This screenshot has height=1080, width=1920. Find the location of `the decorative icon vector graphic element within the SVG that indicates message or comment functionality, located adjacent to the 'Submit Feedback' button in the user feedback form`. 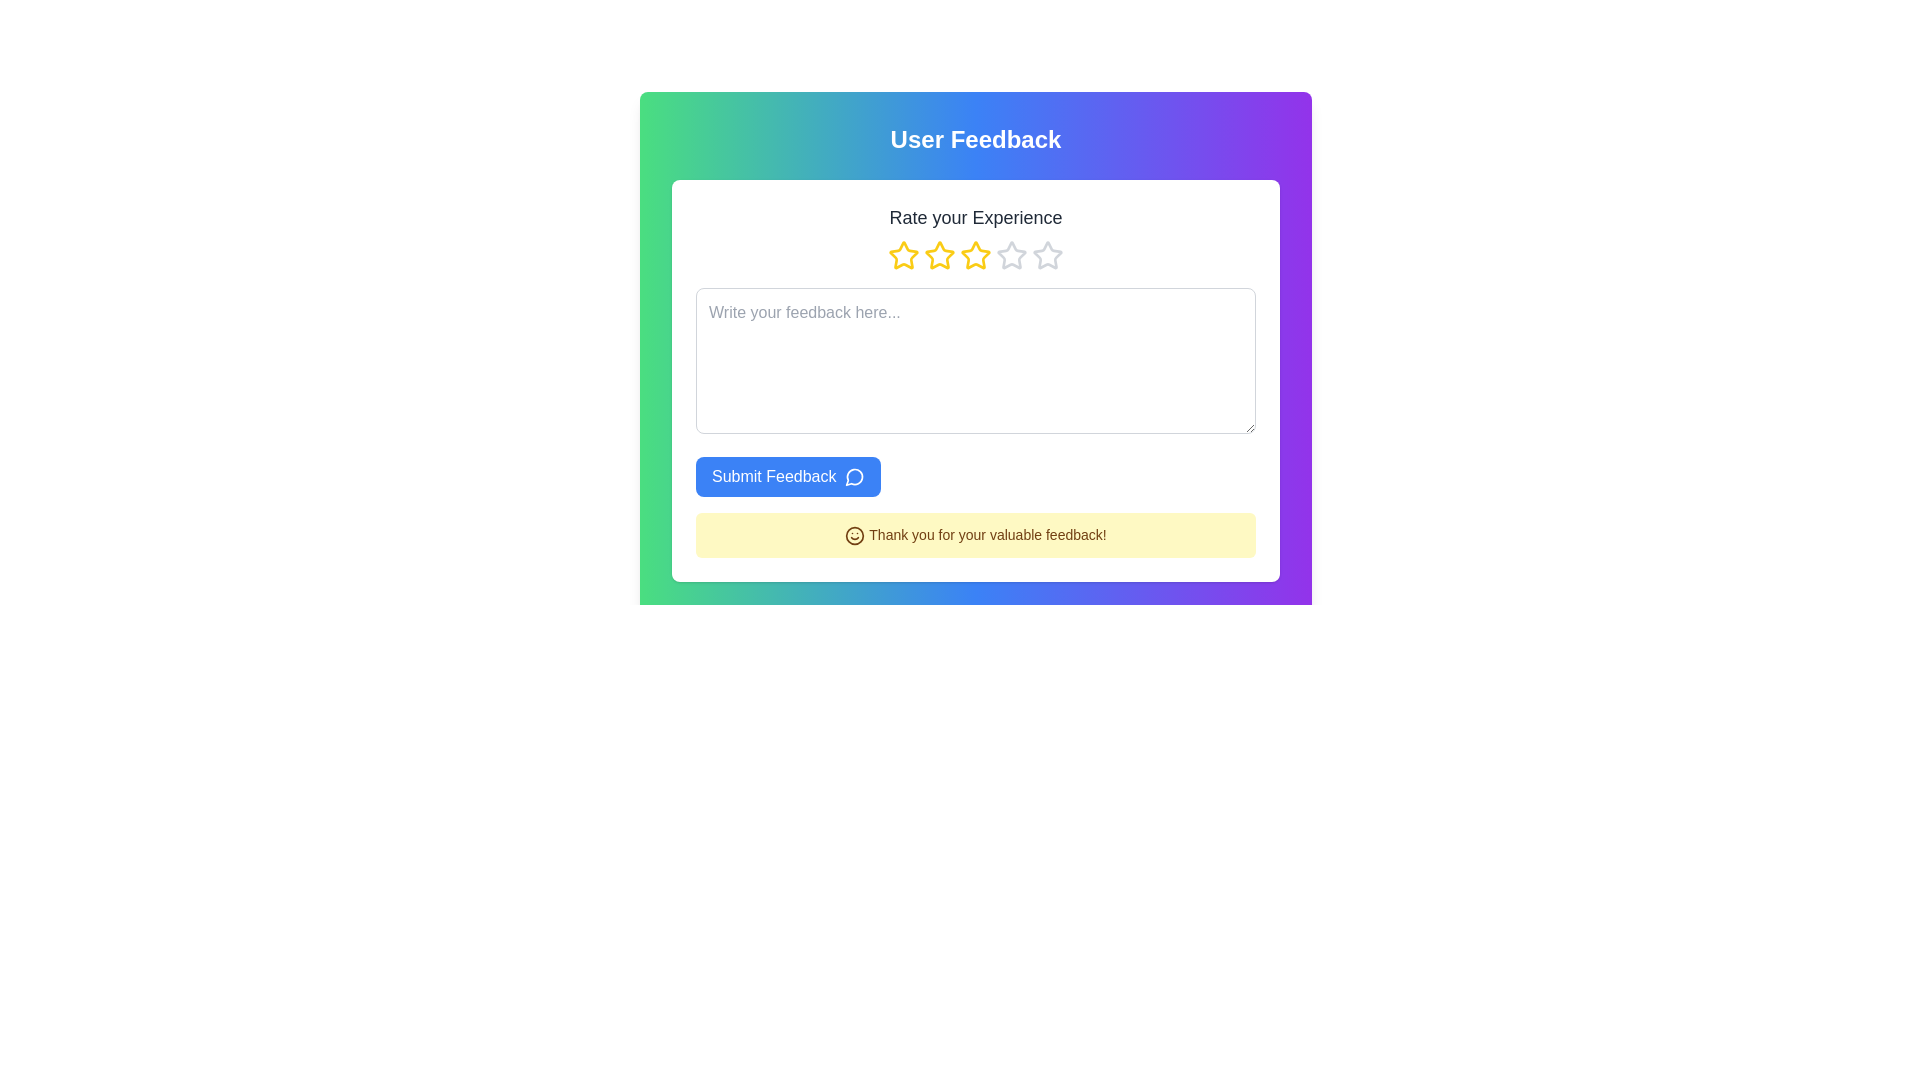

the decorative icon vector graphic element within the SVG that indicates message or comment functionality, located adjacent to the 'Submit Feedback' button in the user feedback form is located at coordinates (854, 477).